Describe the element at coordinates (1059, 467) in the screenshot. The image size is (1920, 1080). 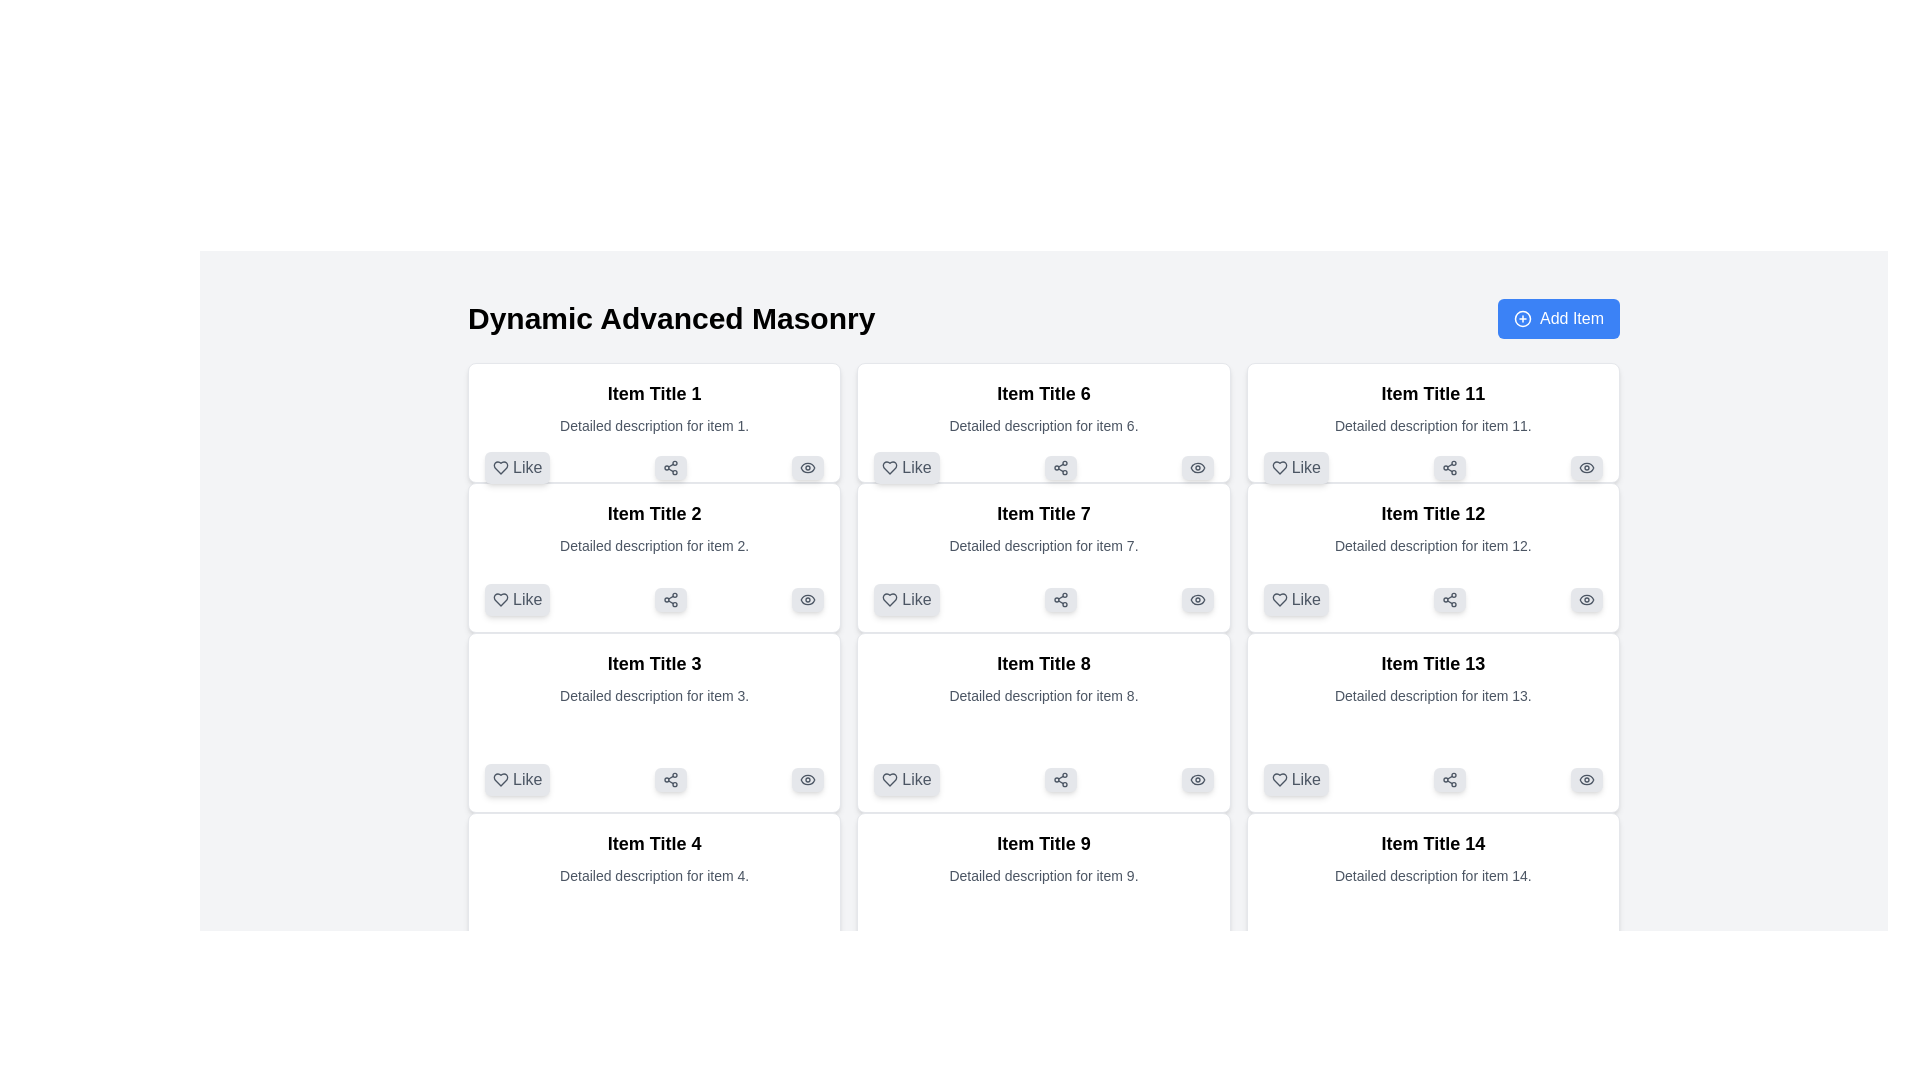
I see `the share button with a light gray background and rounded corners located in the middle row of the grid, specifically the second interactive control in the 'Item Title 6' card` at that location.